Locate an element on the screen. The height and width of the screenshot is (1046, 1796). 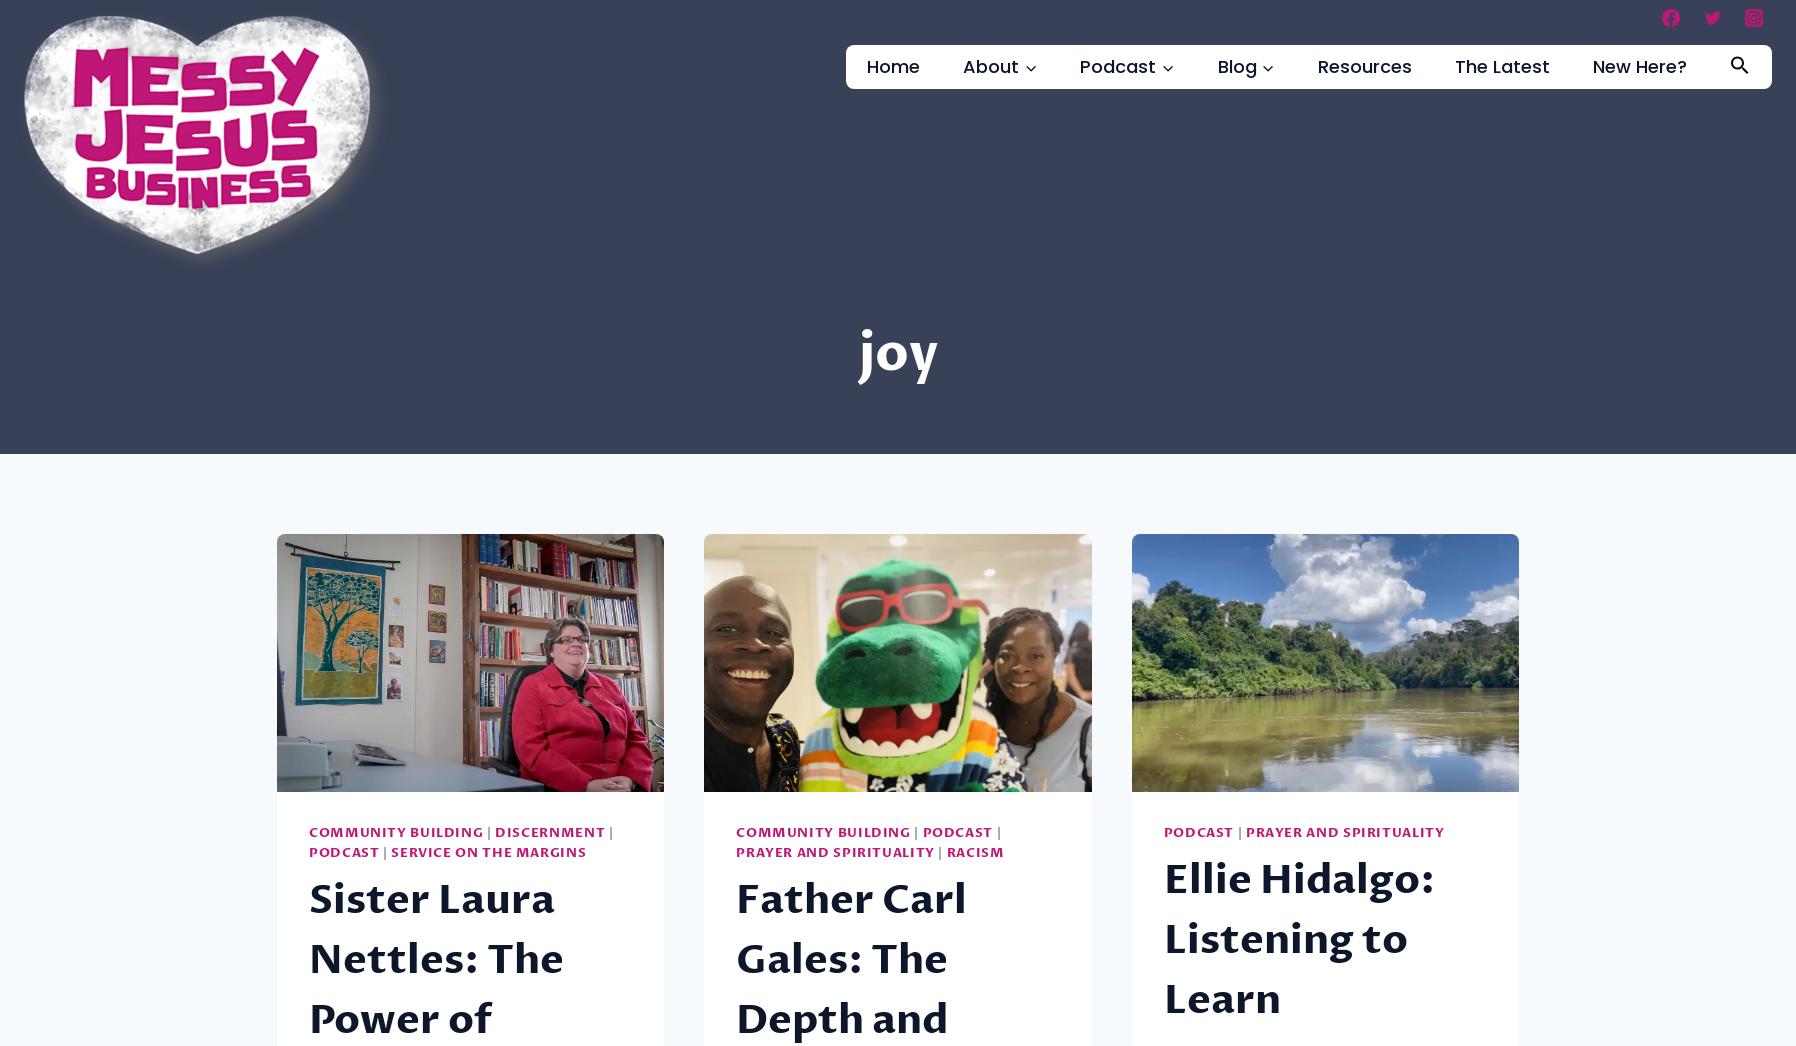
'Blog' is located at coordinates (1236, 65).